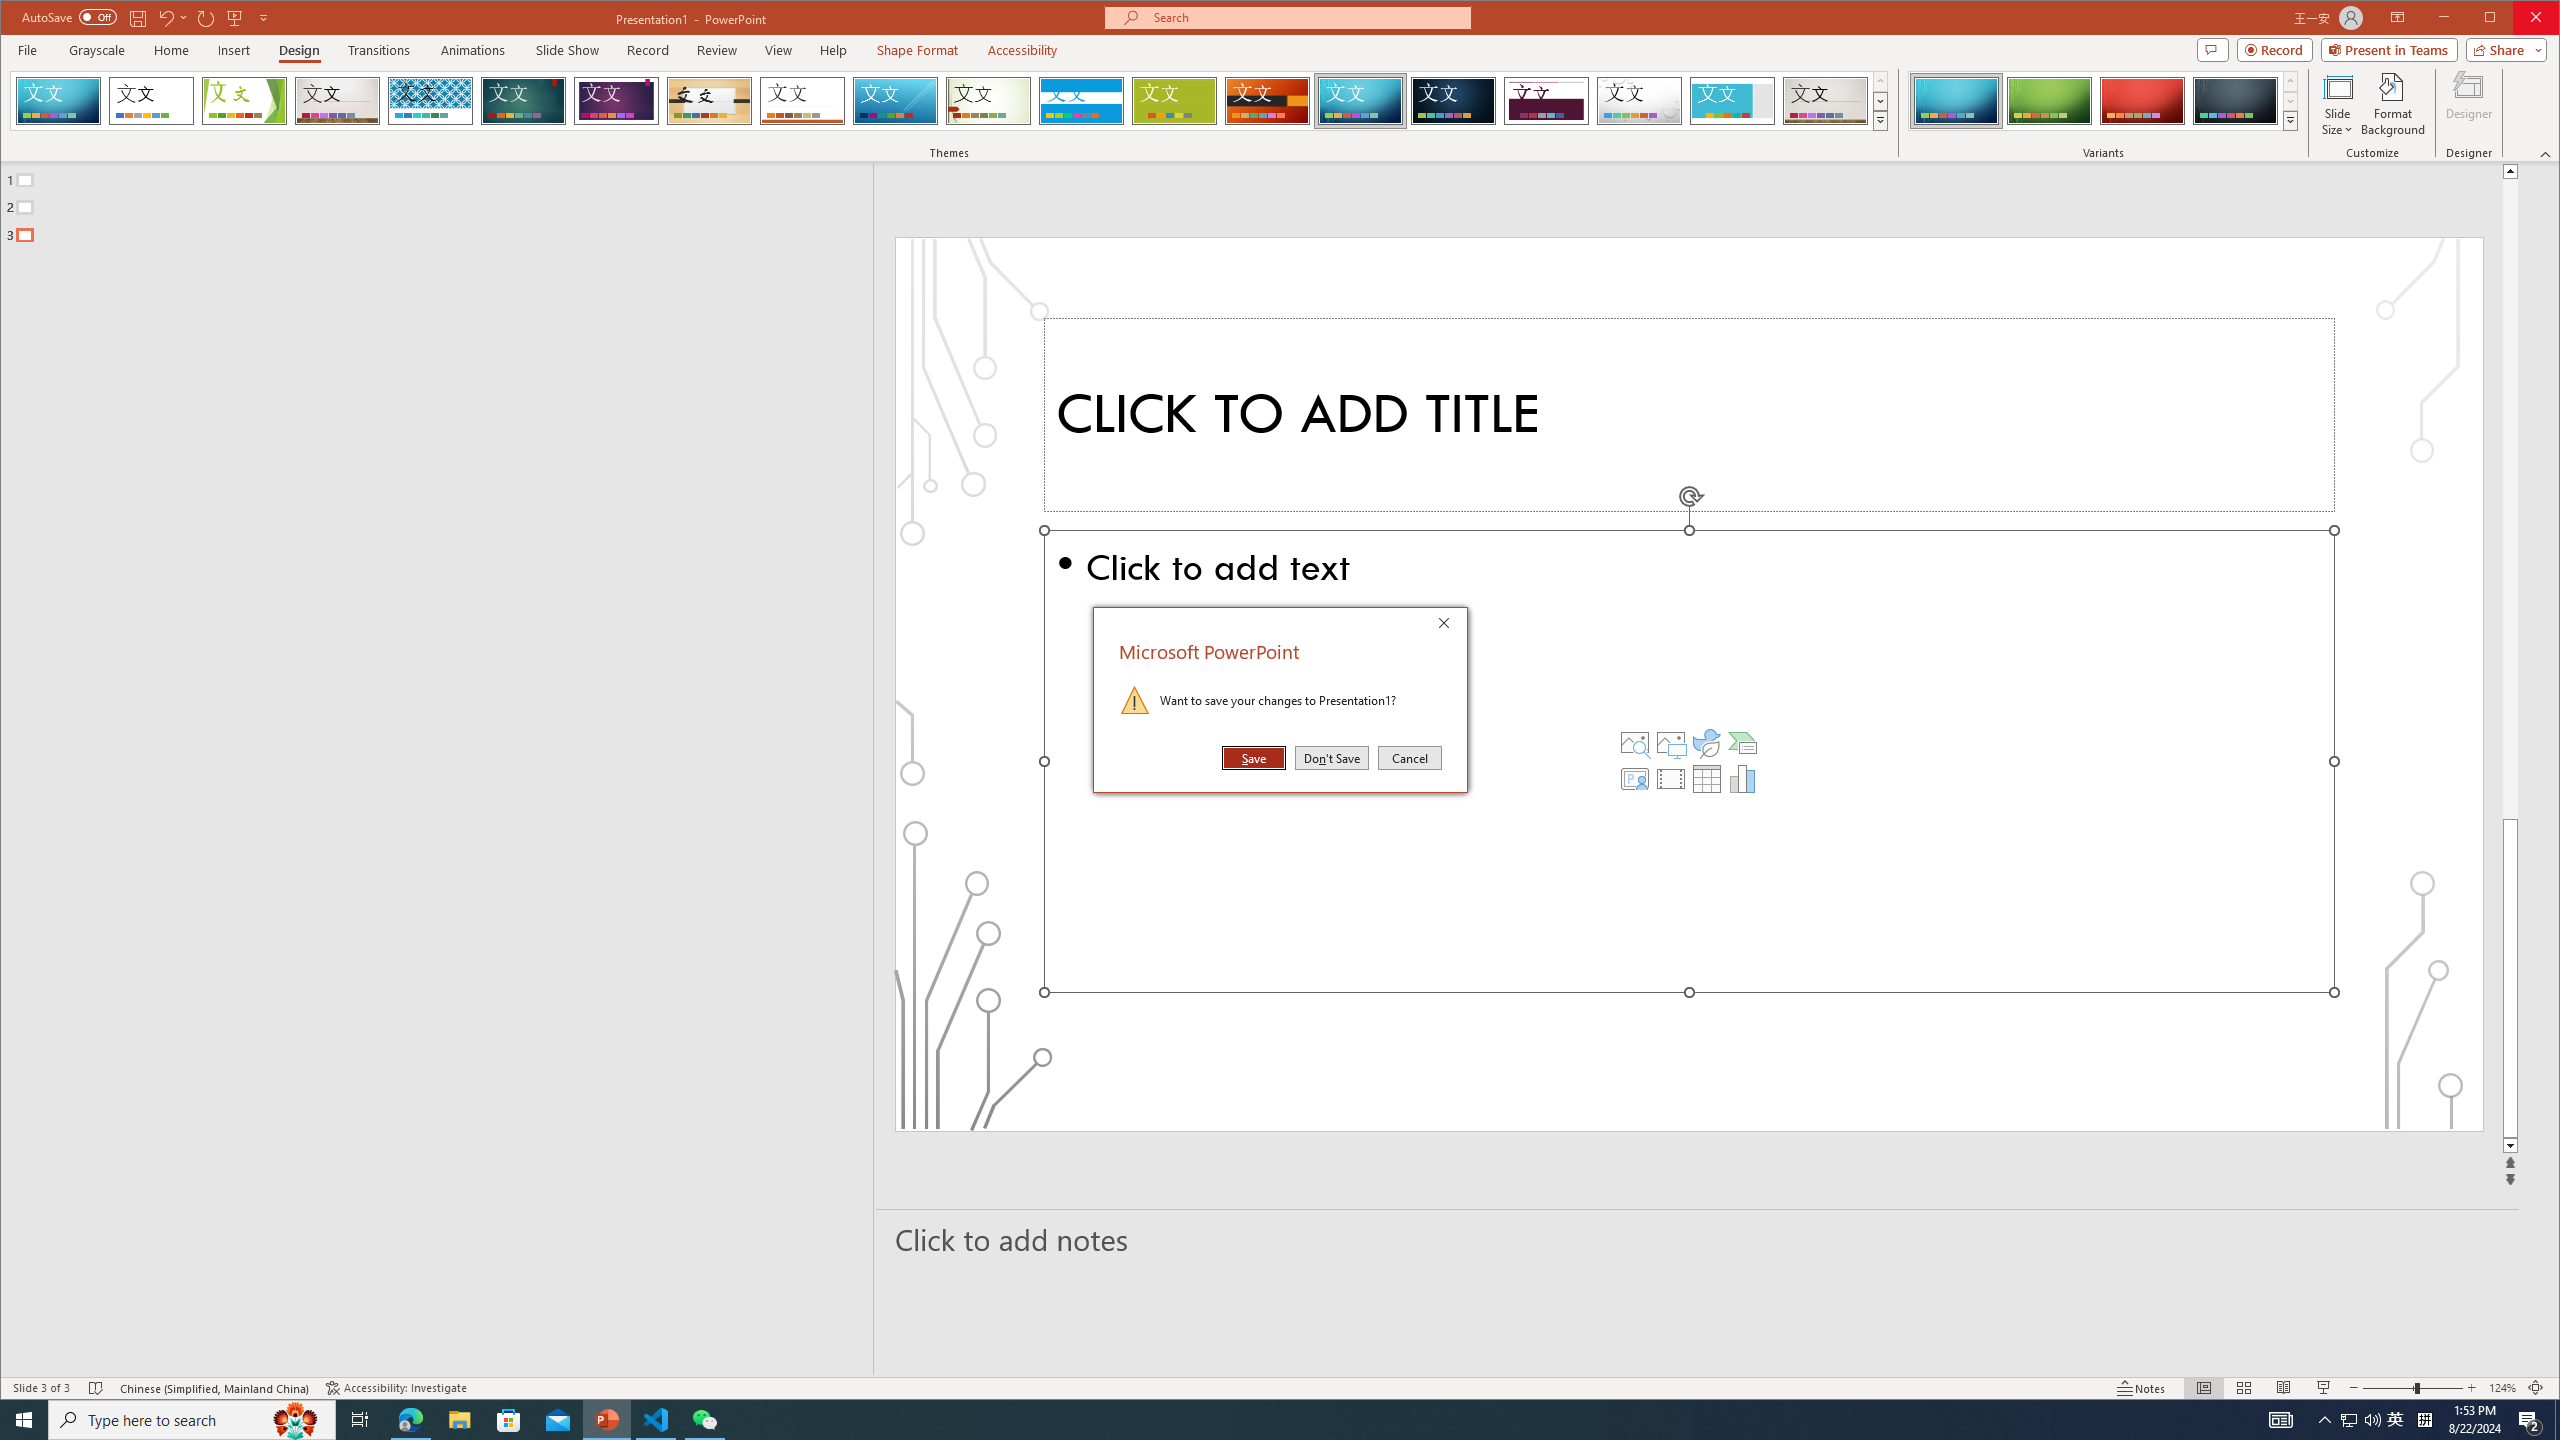 Image resolution: width=2560 pixels, height=1440 pixels. Describe the element at coordinates (1409, 758) in the screenshot. I see `'Cancel'` at that location.